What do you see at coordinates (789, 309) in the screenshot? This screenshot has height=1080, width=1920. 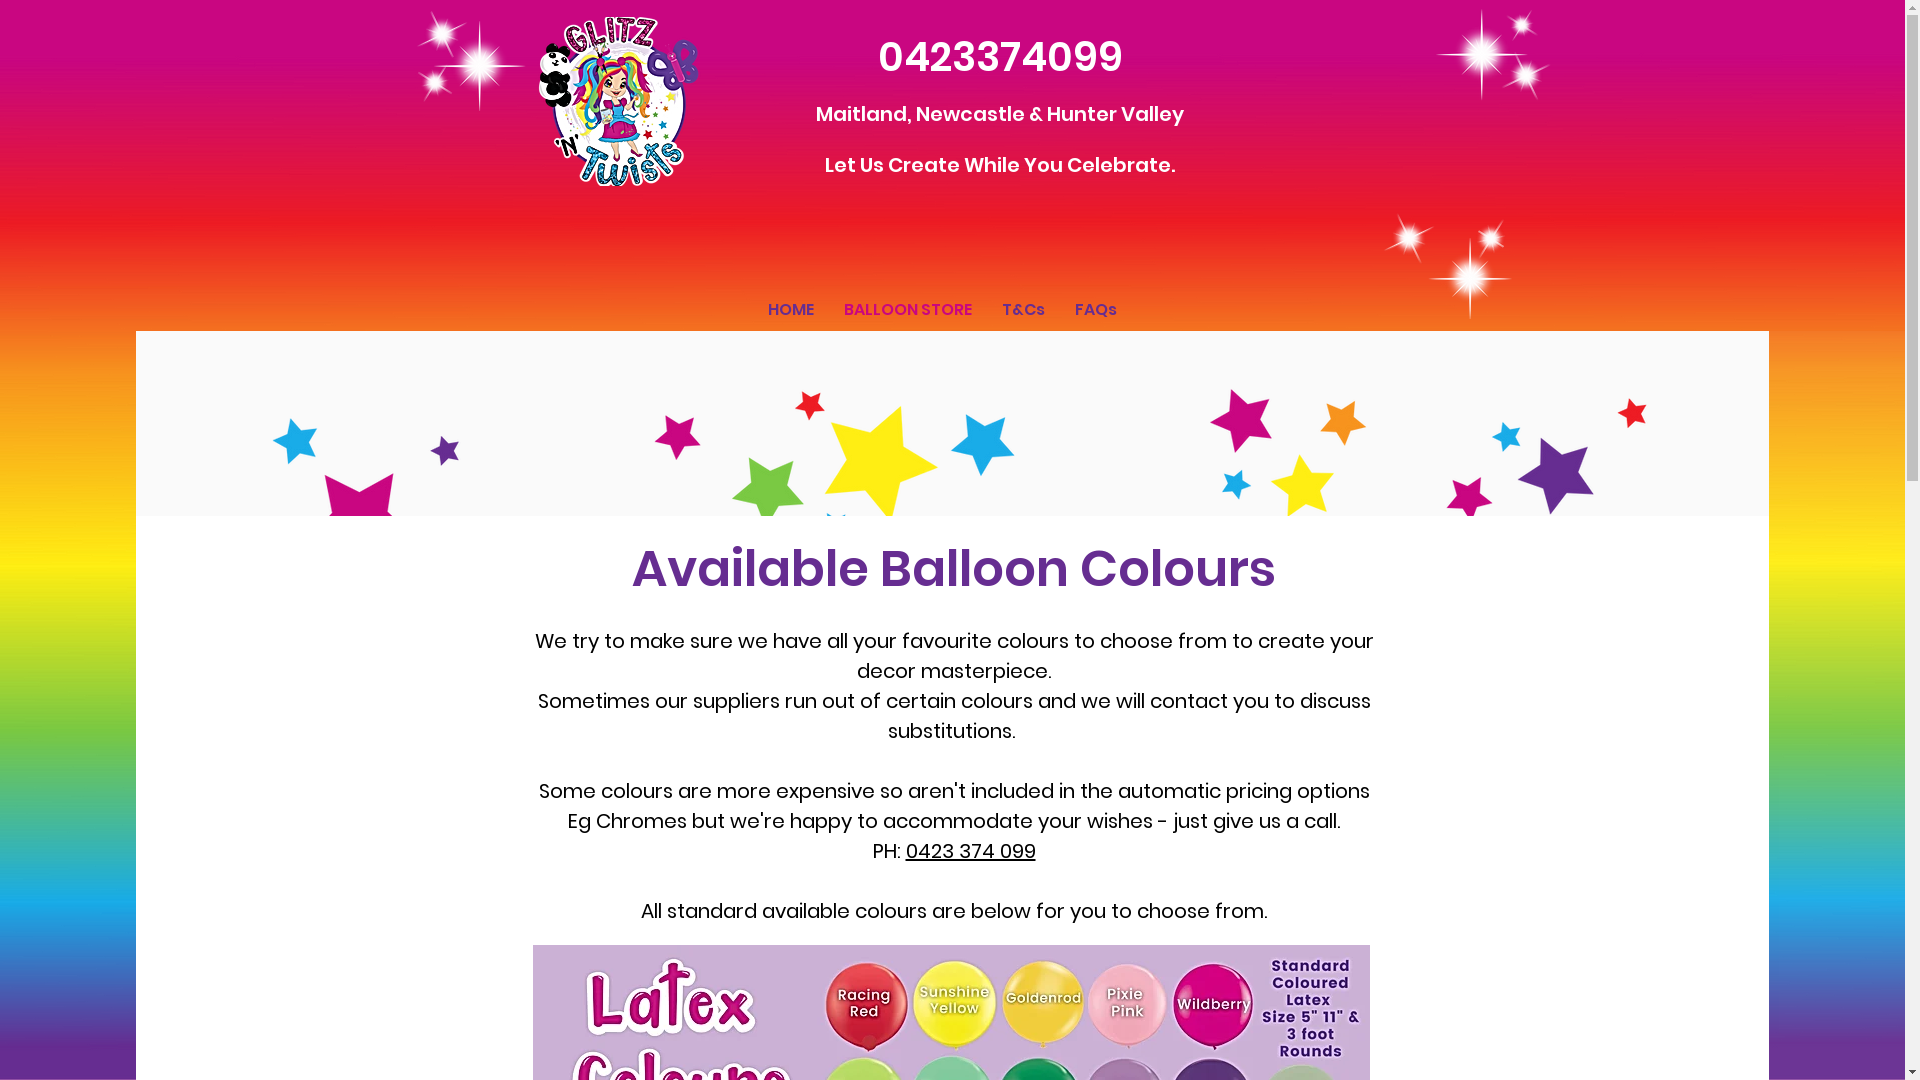 I see `'HOME'` at bounding box center [789, 309].